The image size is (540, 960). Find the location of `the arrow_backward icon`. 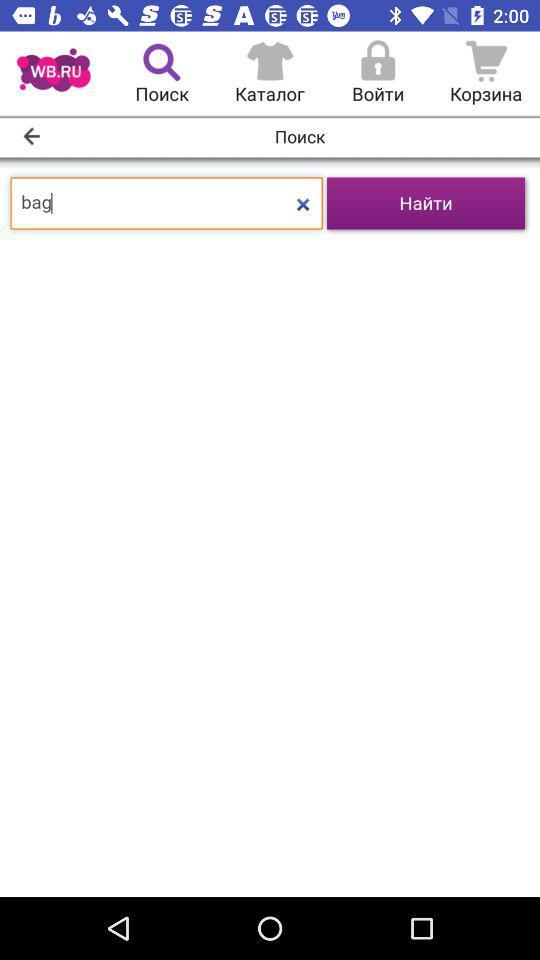

the arrow_backward icon is located at coordinates (30, 135).